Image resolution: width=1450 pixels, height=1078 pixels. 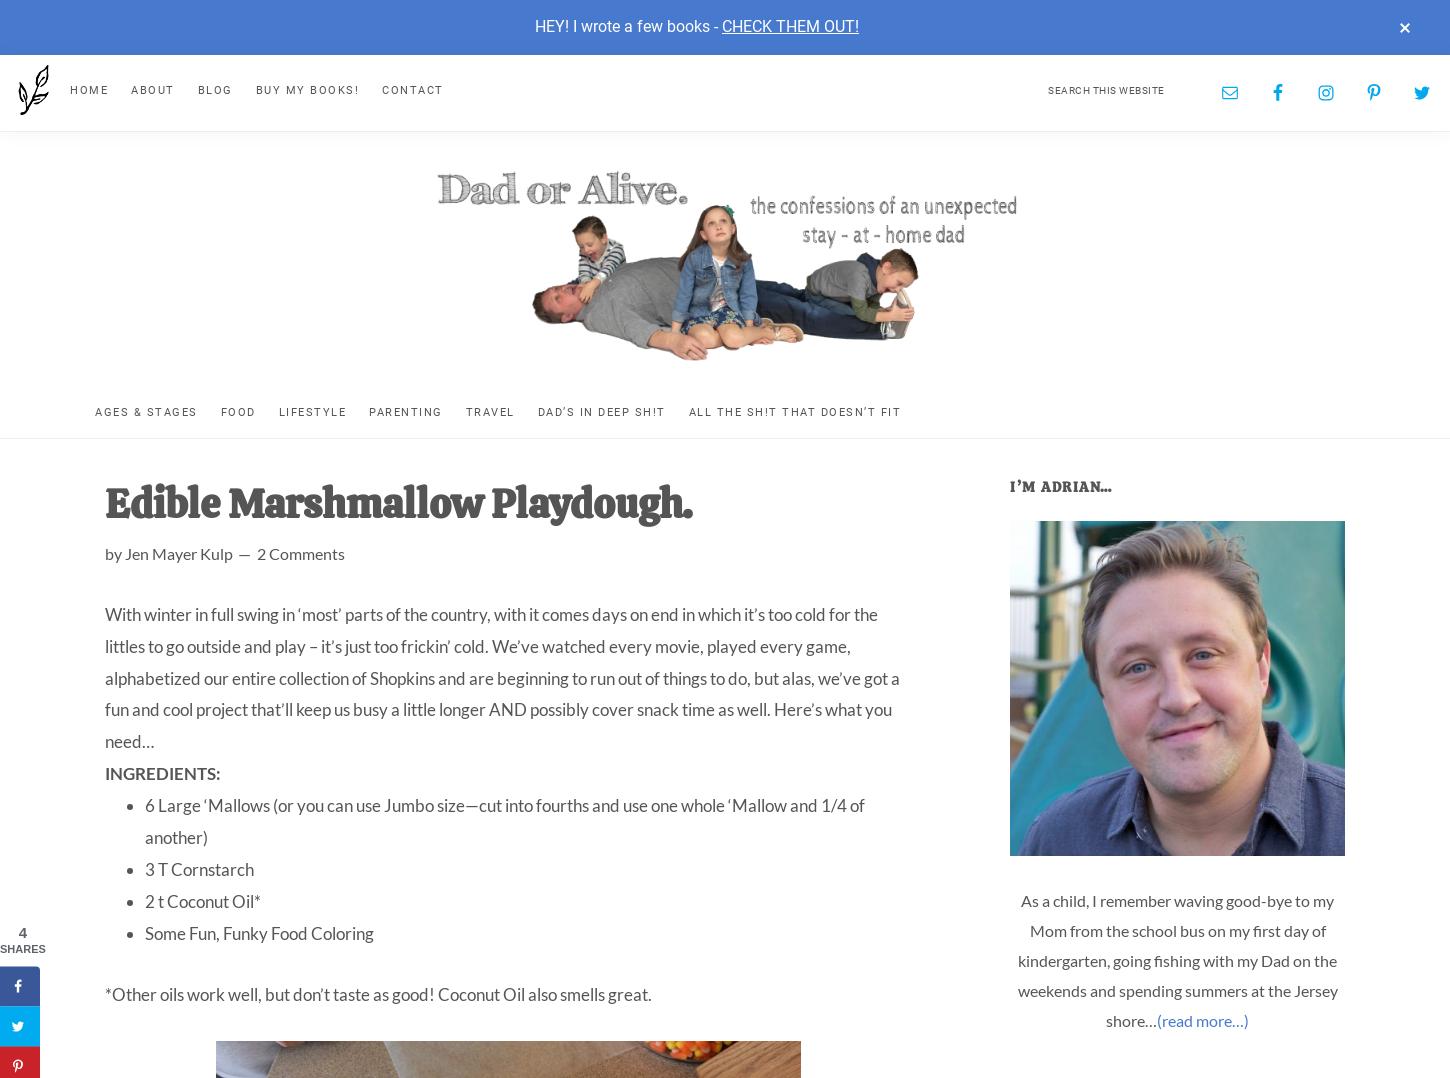 I want to click on 'Blog', so click(x=213, y=88).